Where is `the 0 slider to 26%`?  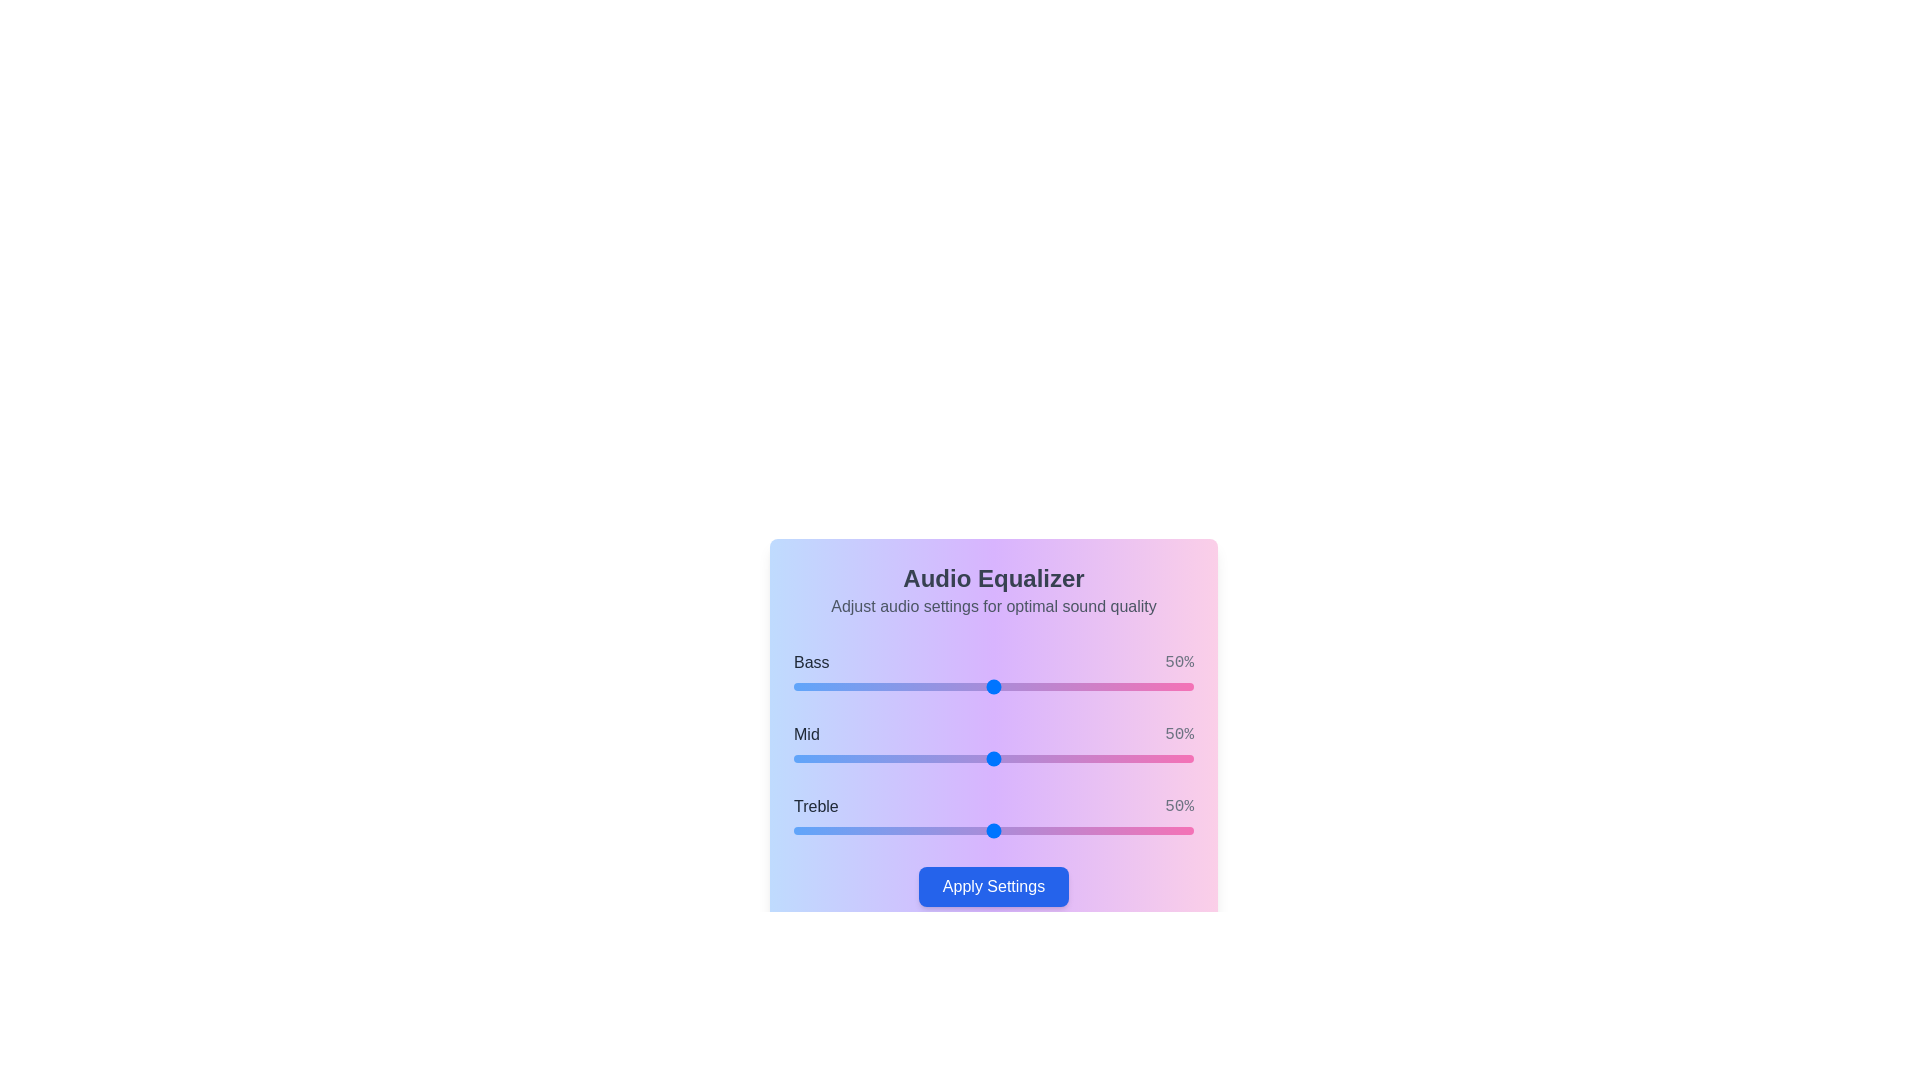 the 0 slider to 26% is located at coordinates (896, 685).